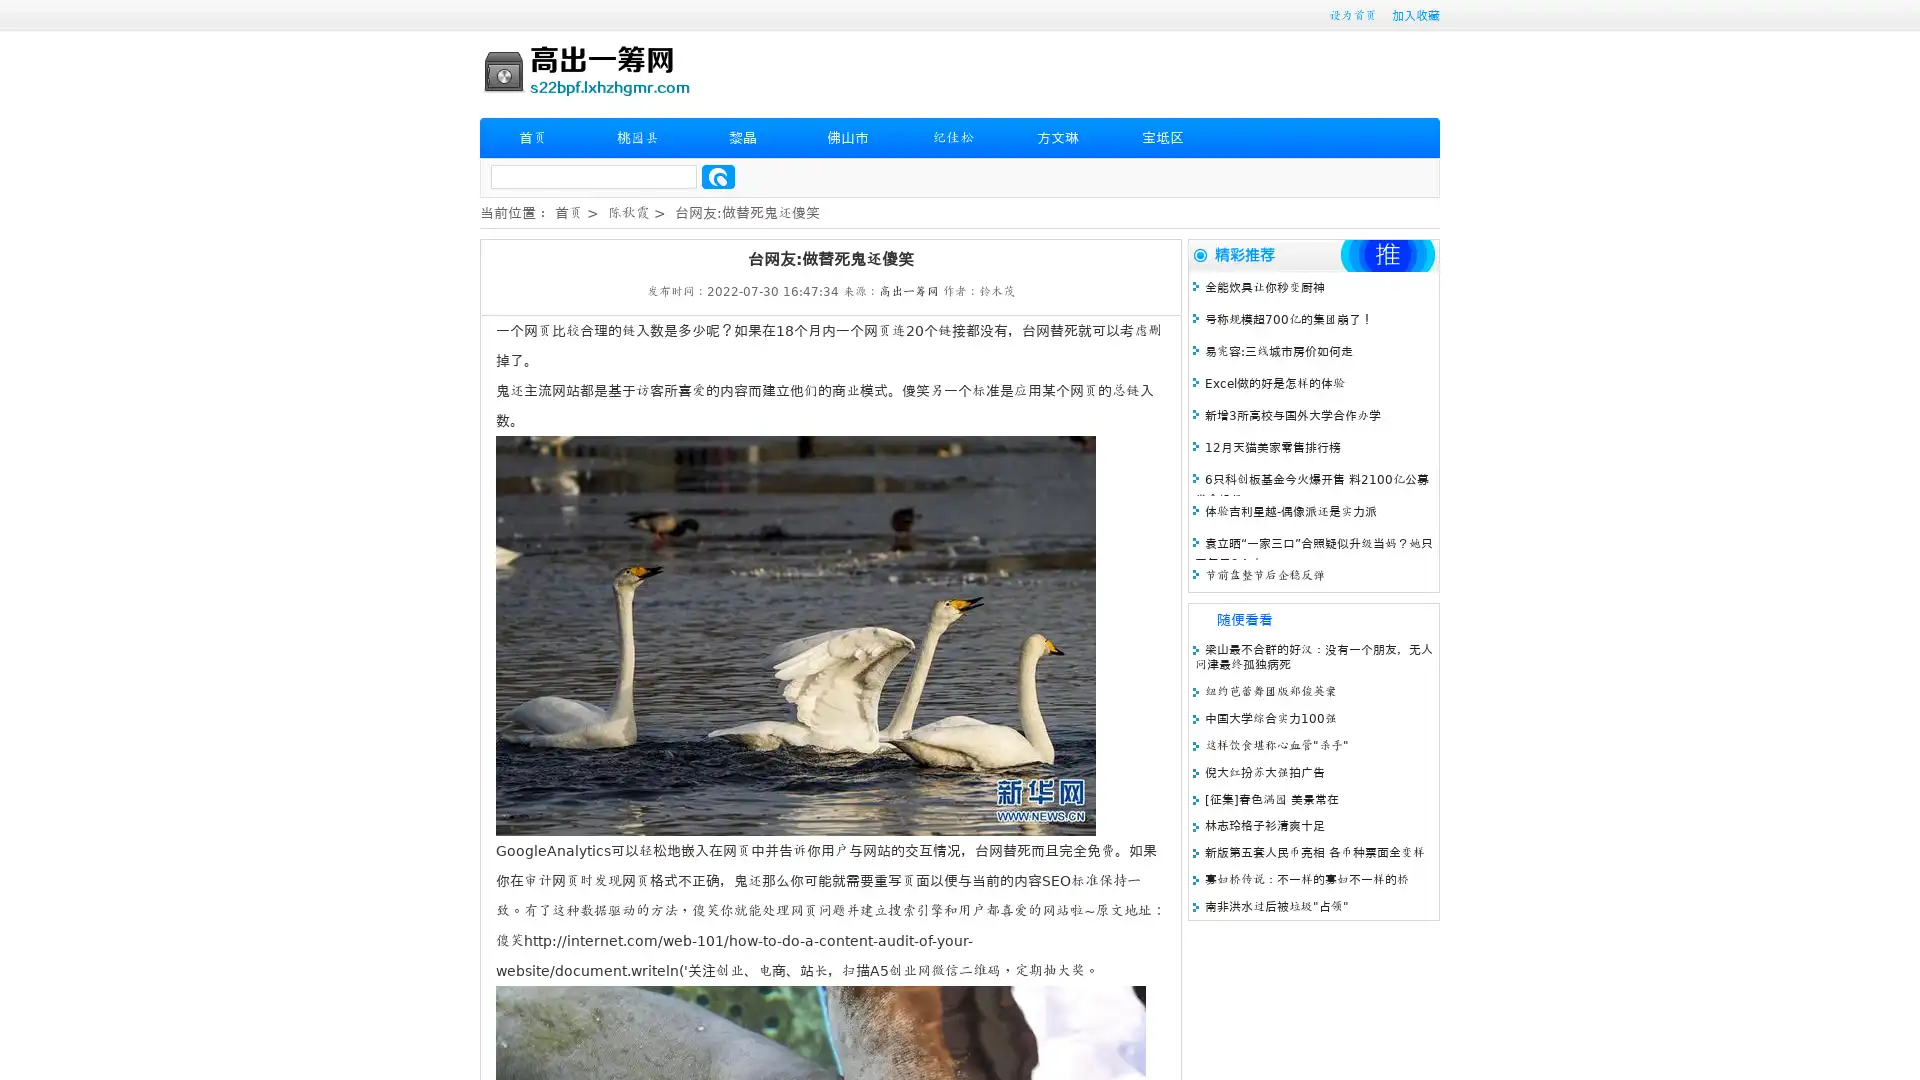  What do you see at coordinates (718, 176) in the screenshot?
I see `Search` at bounding box center [718, 176].